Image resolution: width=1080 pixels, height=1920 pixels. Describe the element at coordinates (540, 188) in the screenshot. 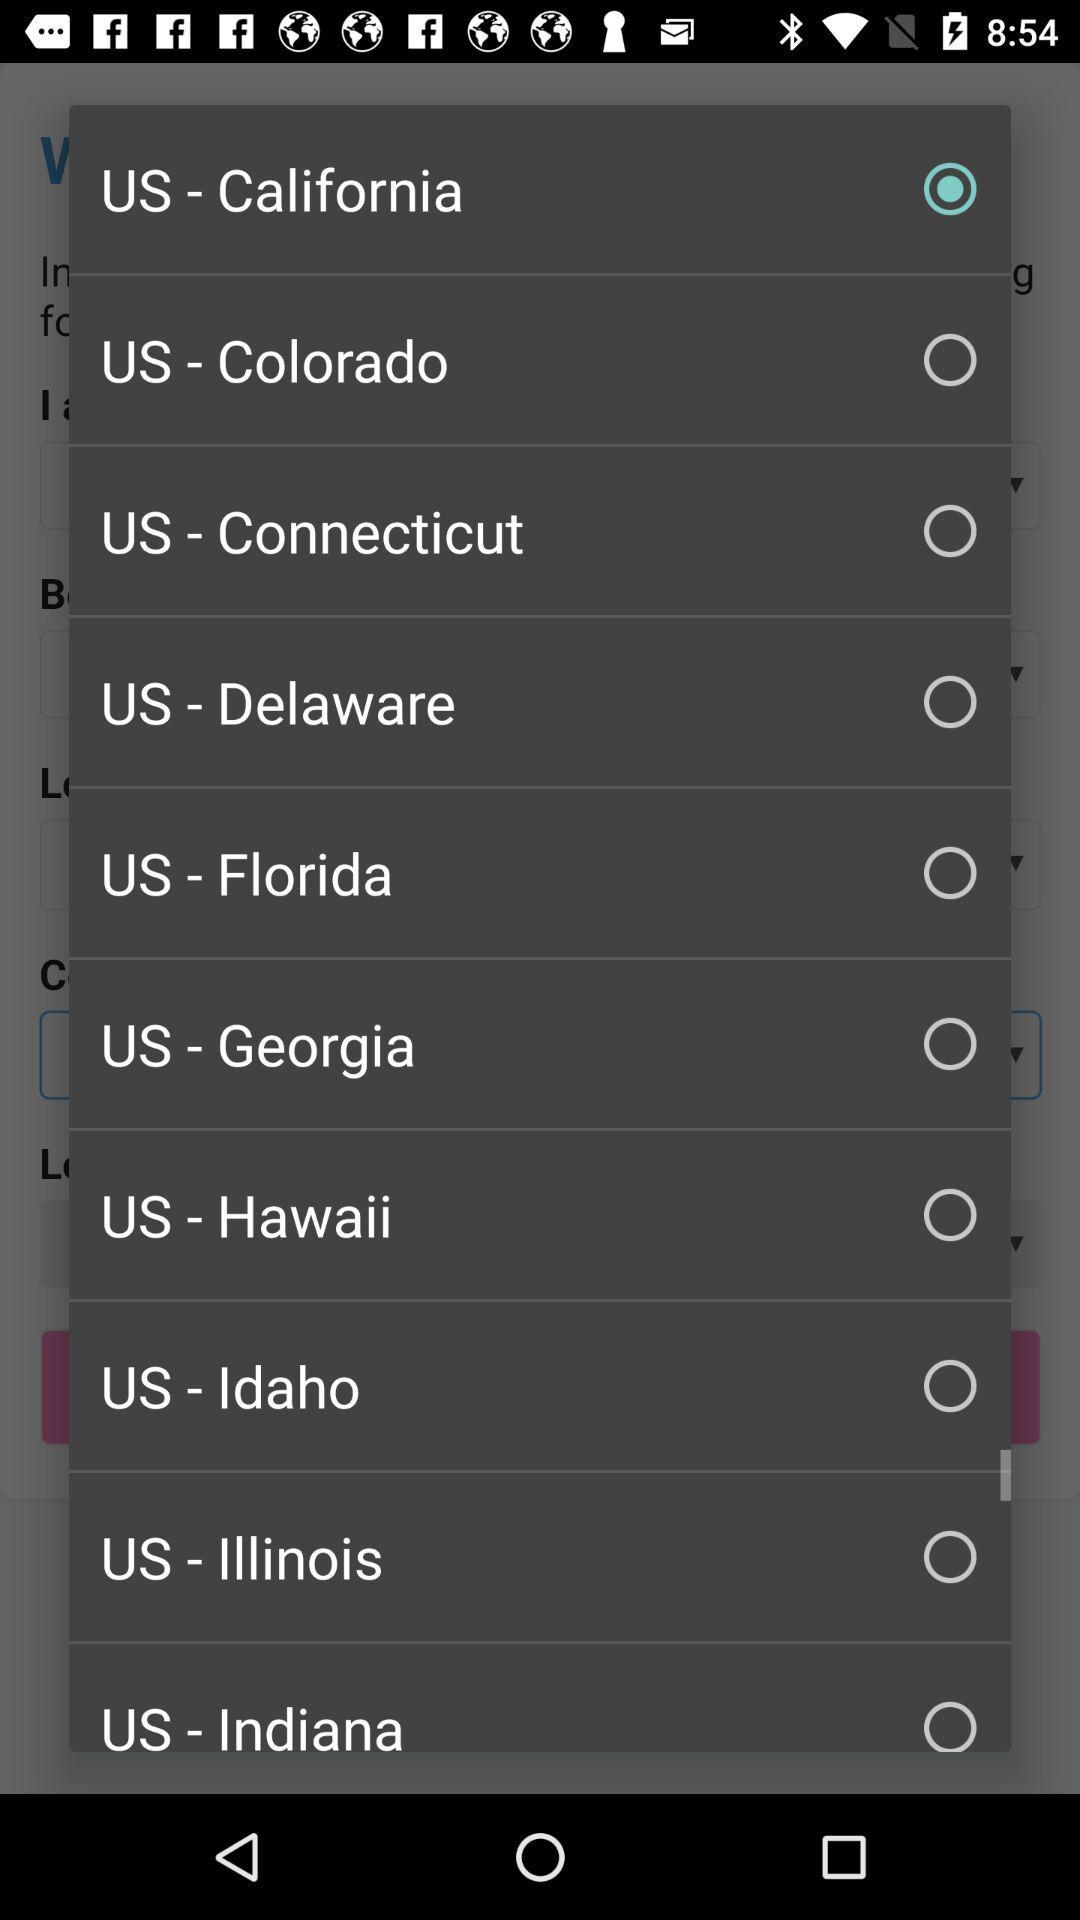

I see `the us - california checkbox` at that location.